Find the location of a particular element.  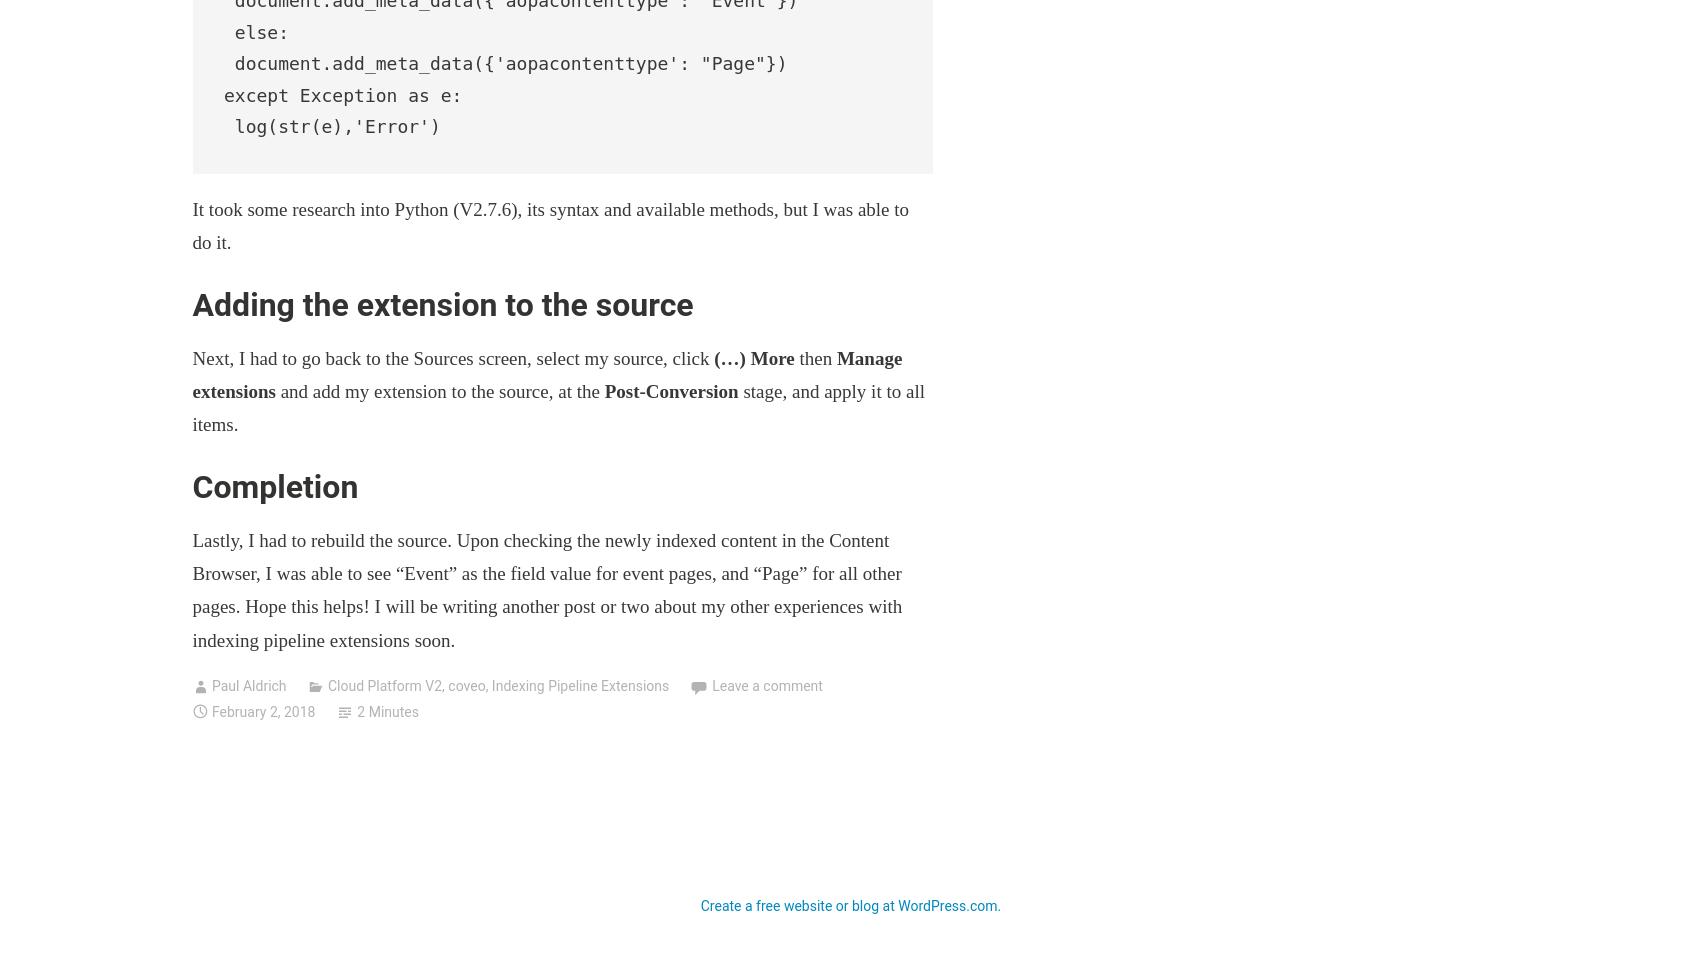

'Completion' is located at coordinates (274, 486).